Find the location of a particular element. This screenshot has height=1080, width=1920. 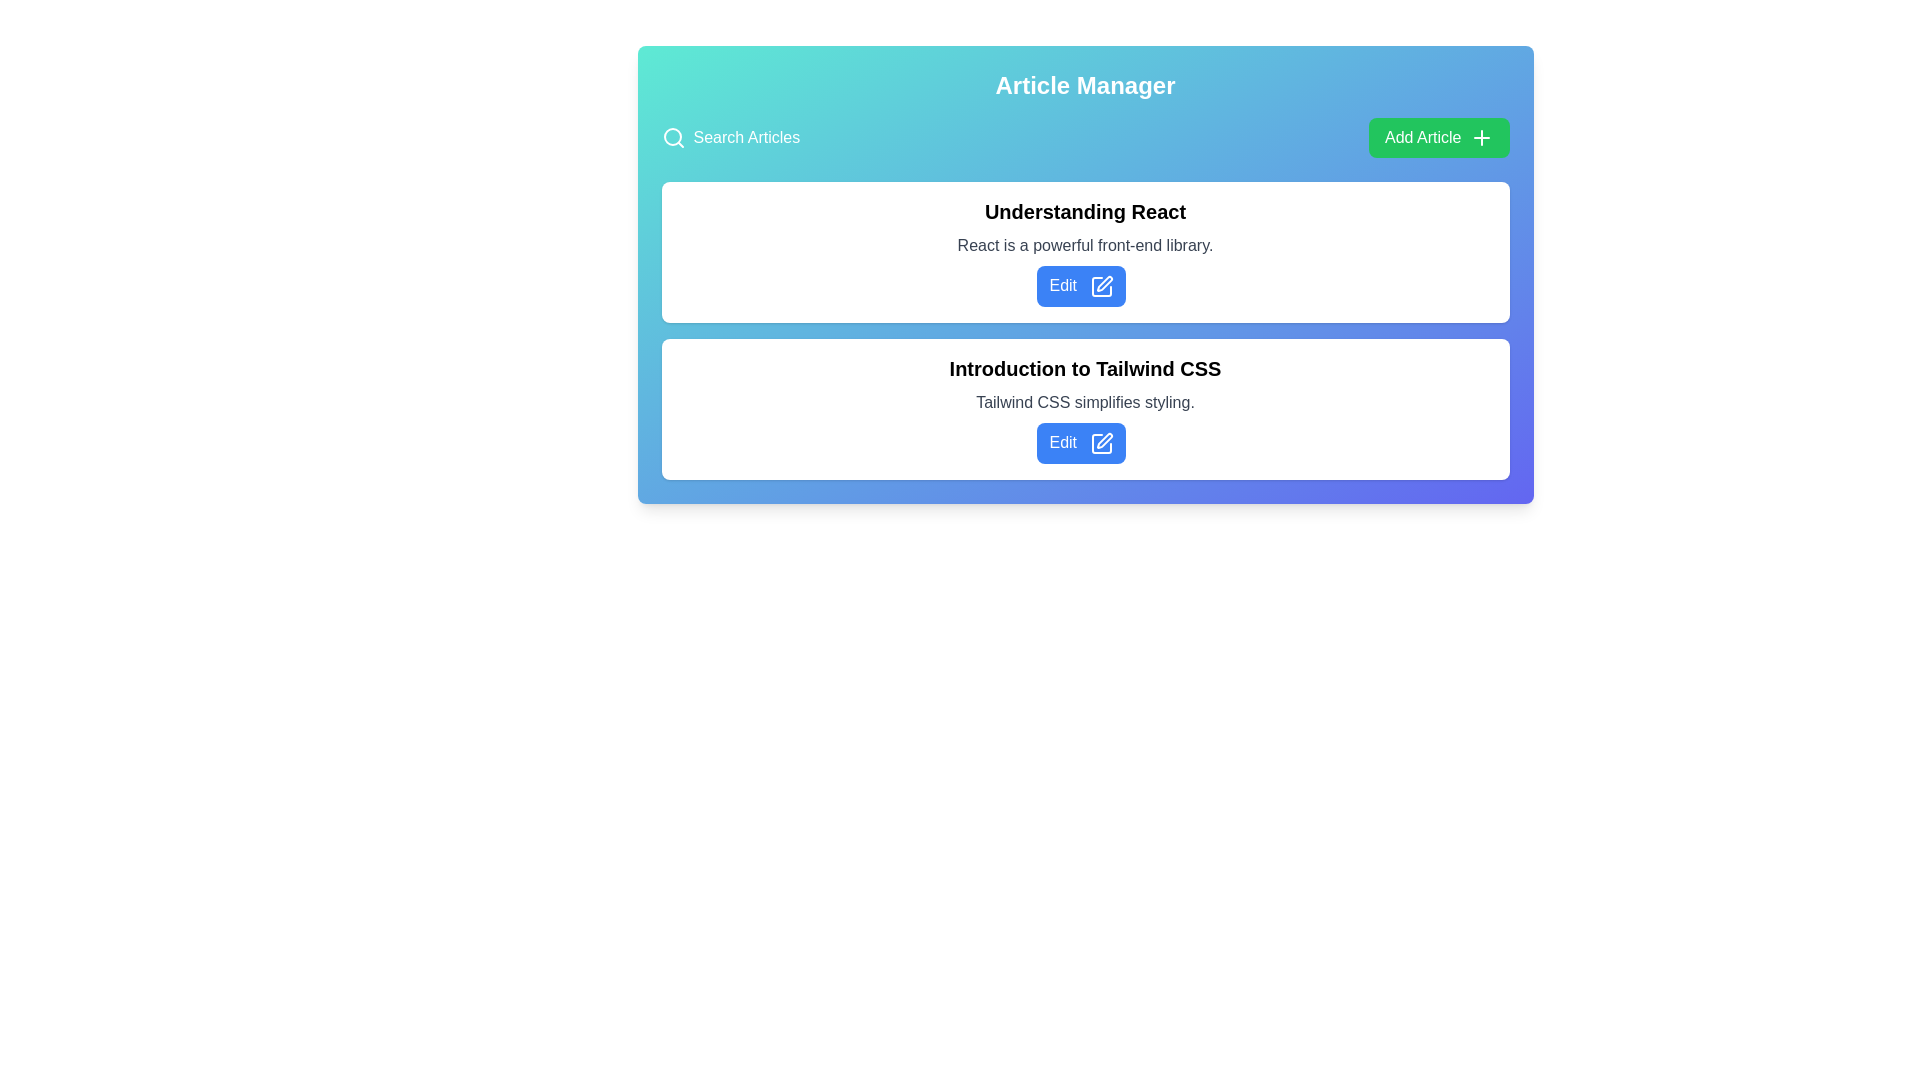

the edit button located below the 'Introduction to Tailwind CSS' section is located at coordinates (1080, 442).